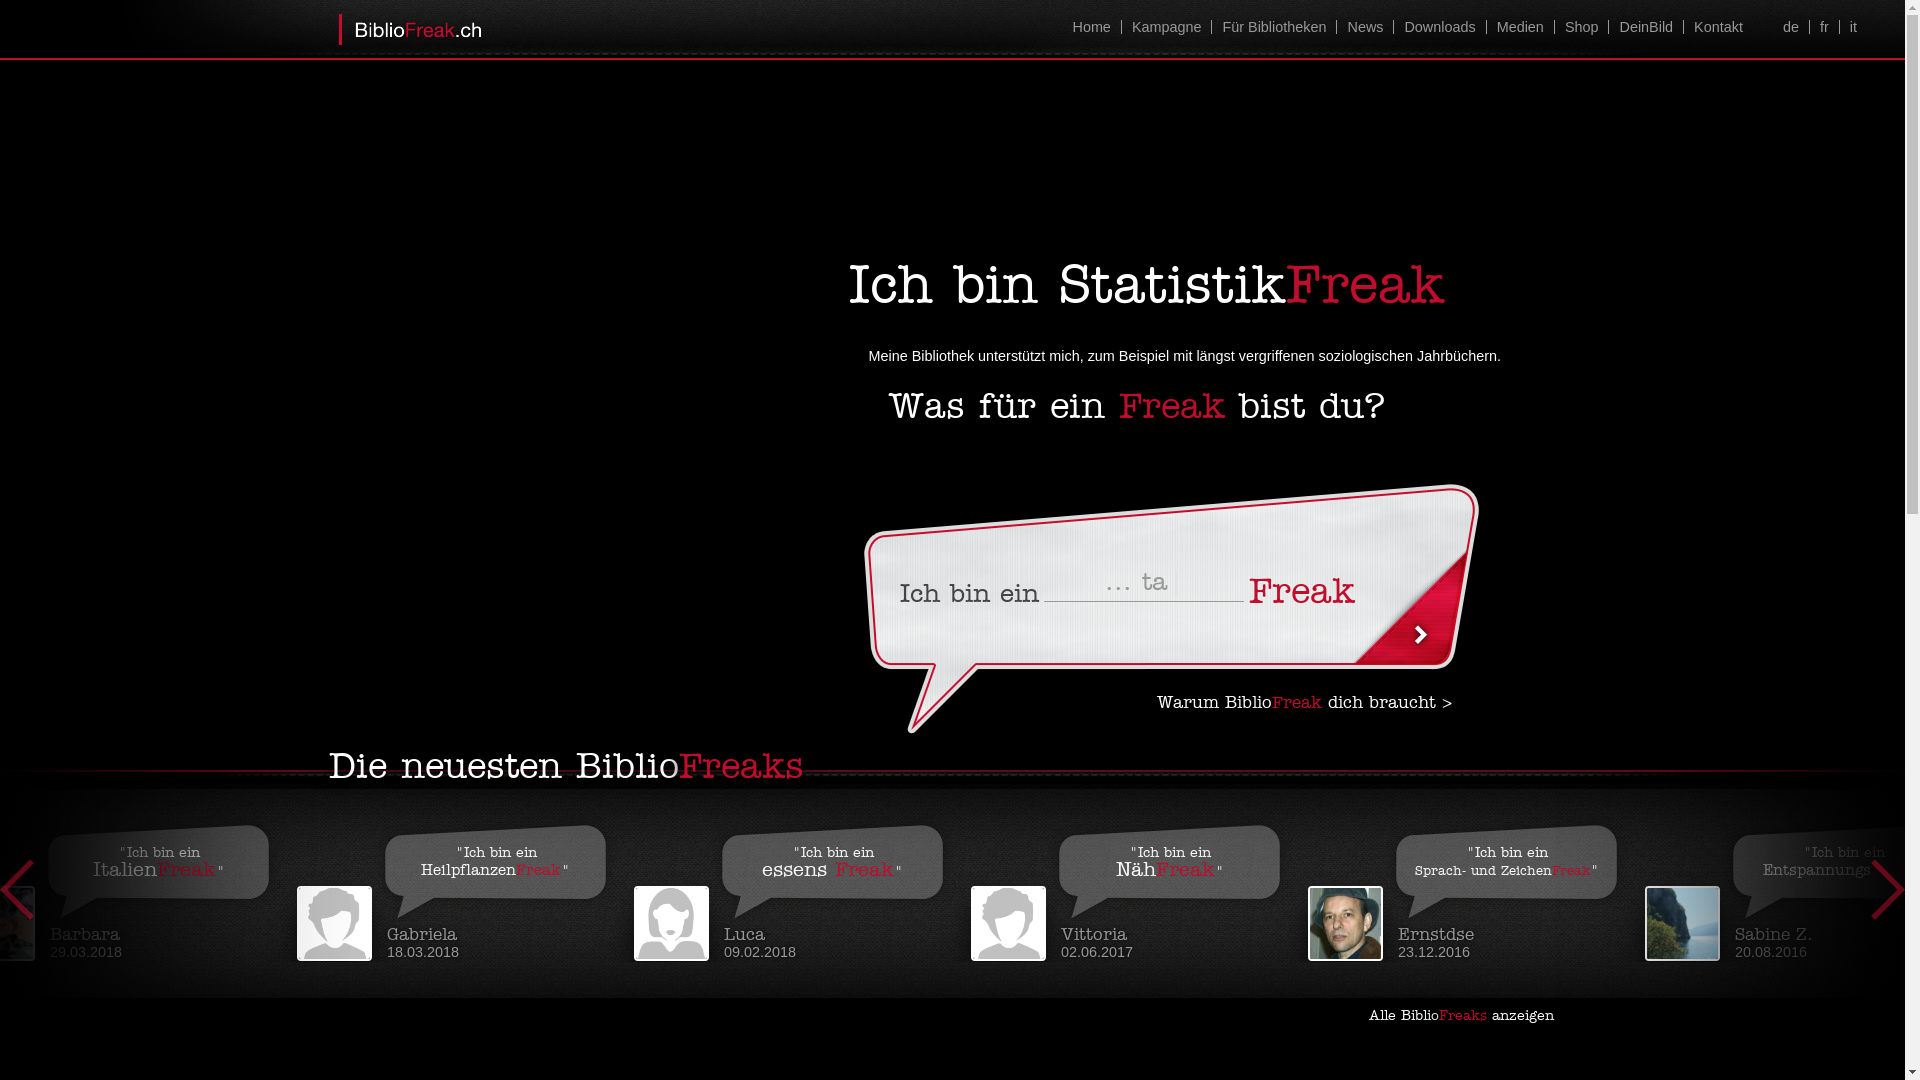  What do you see at coordinates (1717, 27) in the screenshot?
I see `'Kontakt'` at bounding box center [1717, 27].